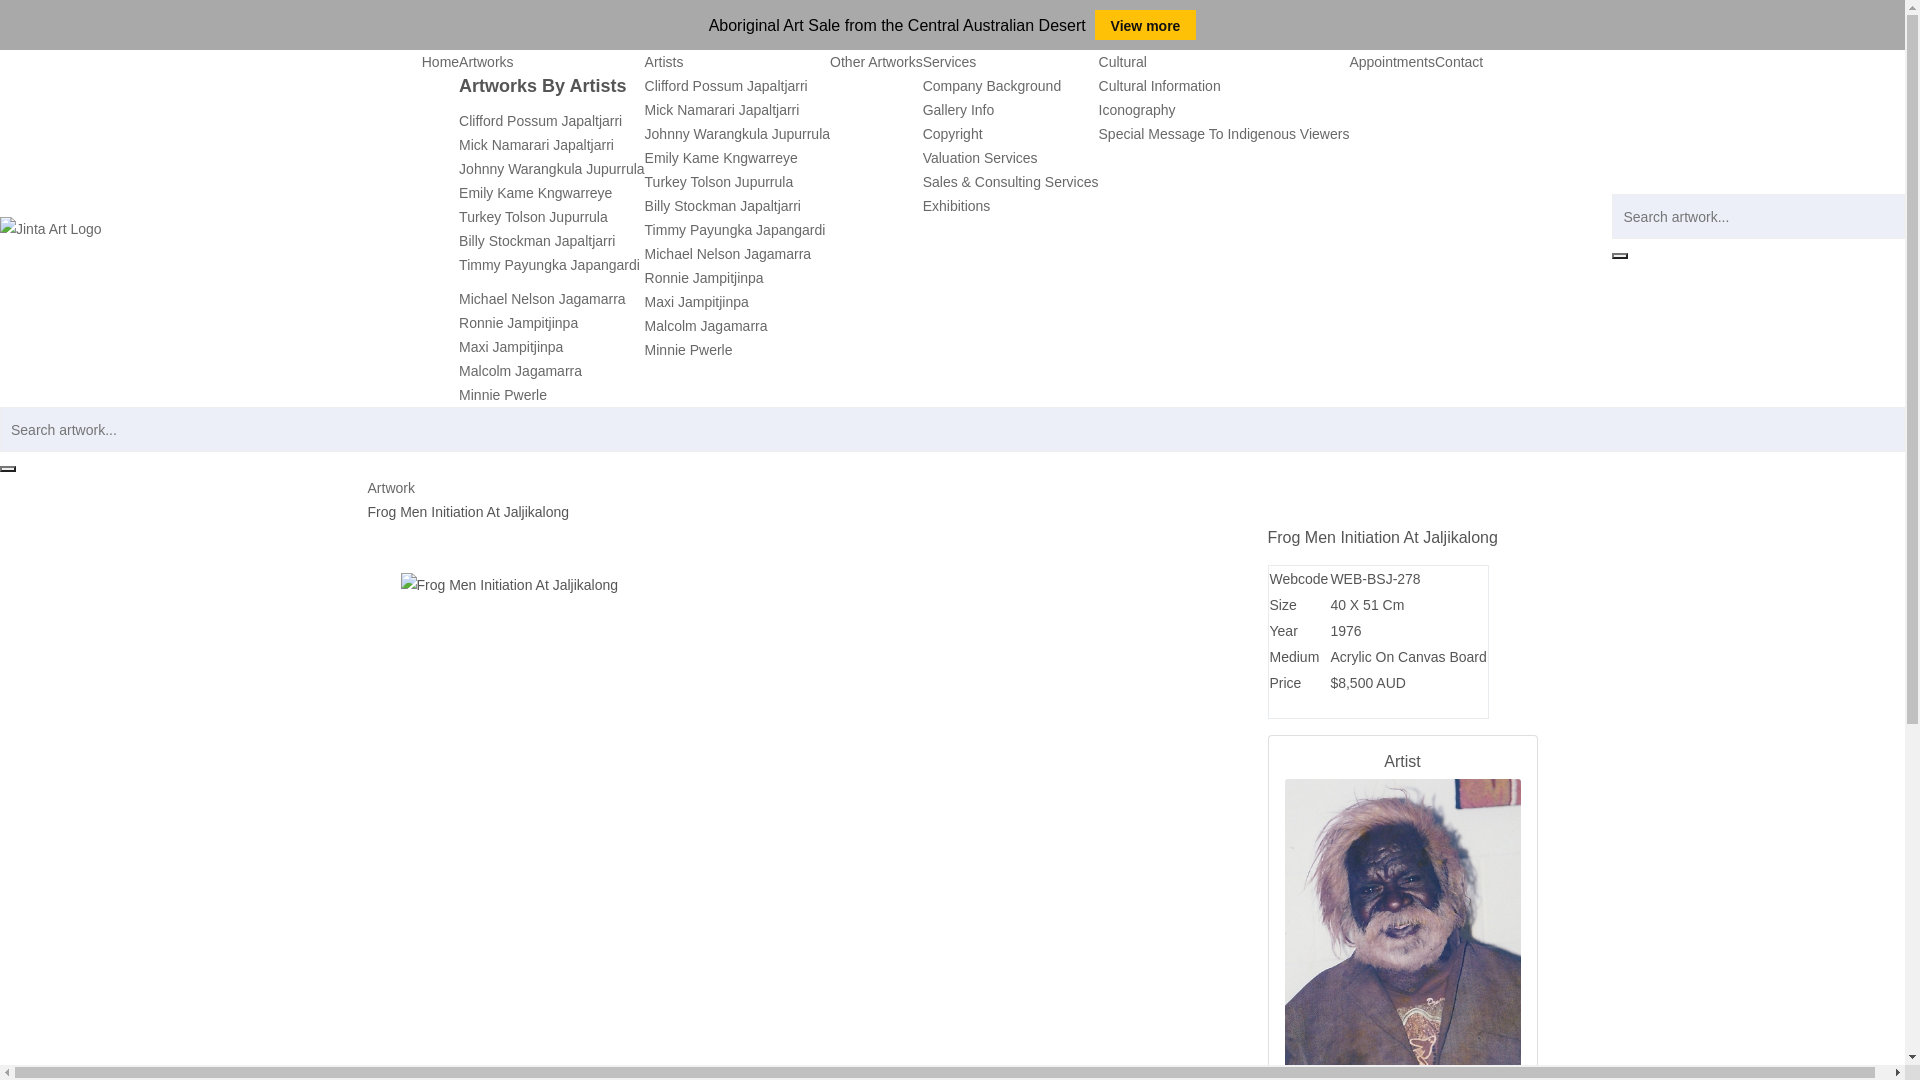 The height and width of the screenshot is (1080, 1920). I want to click on 'Artwork', so click(391, 488).